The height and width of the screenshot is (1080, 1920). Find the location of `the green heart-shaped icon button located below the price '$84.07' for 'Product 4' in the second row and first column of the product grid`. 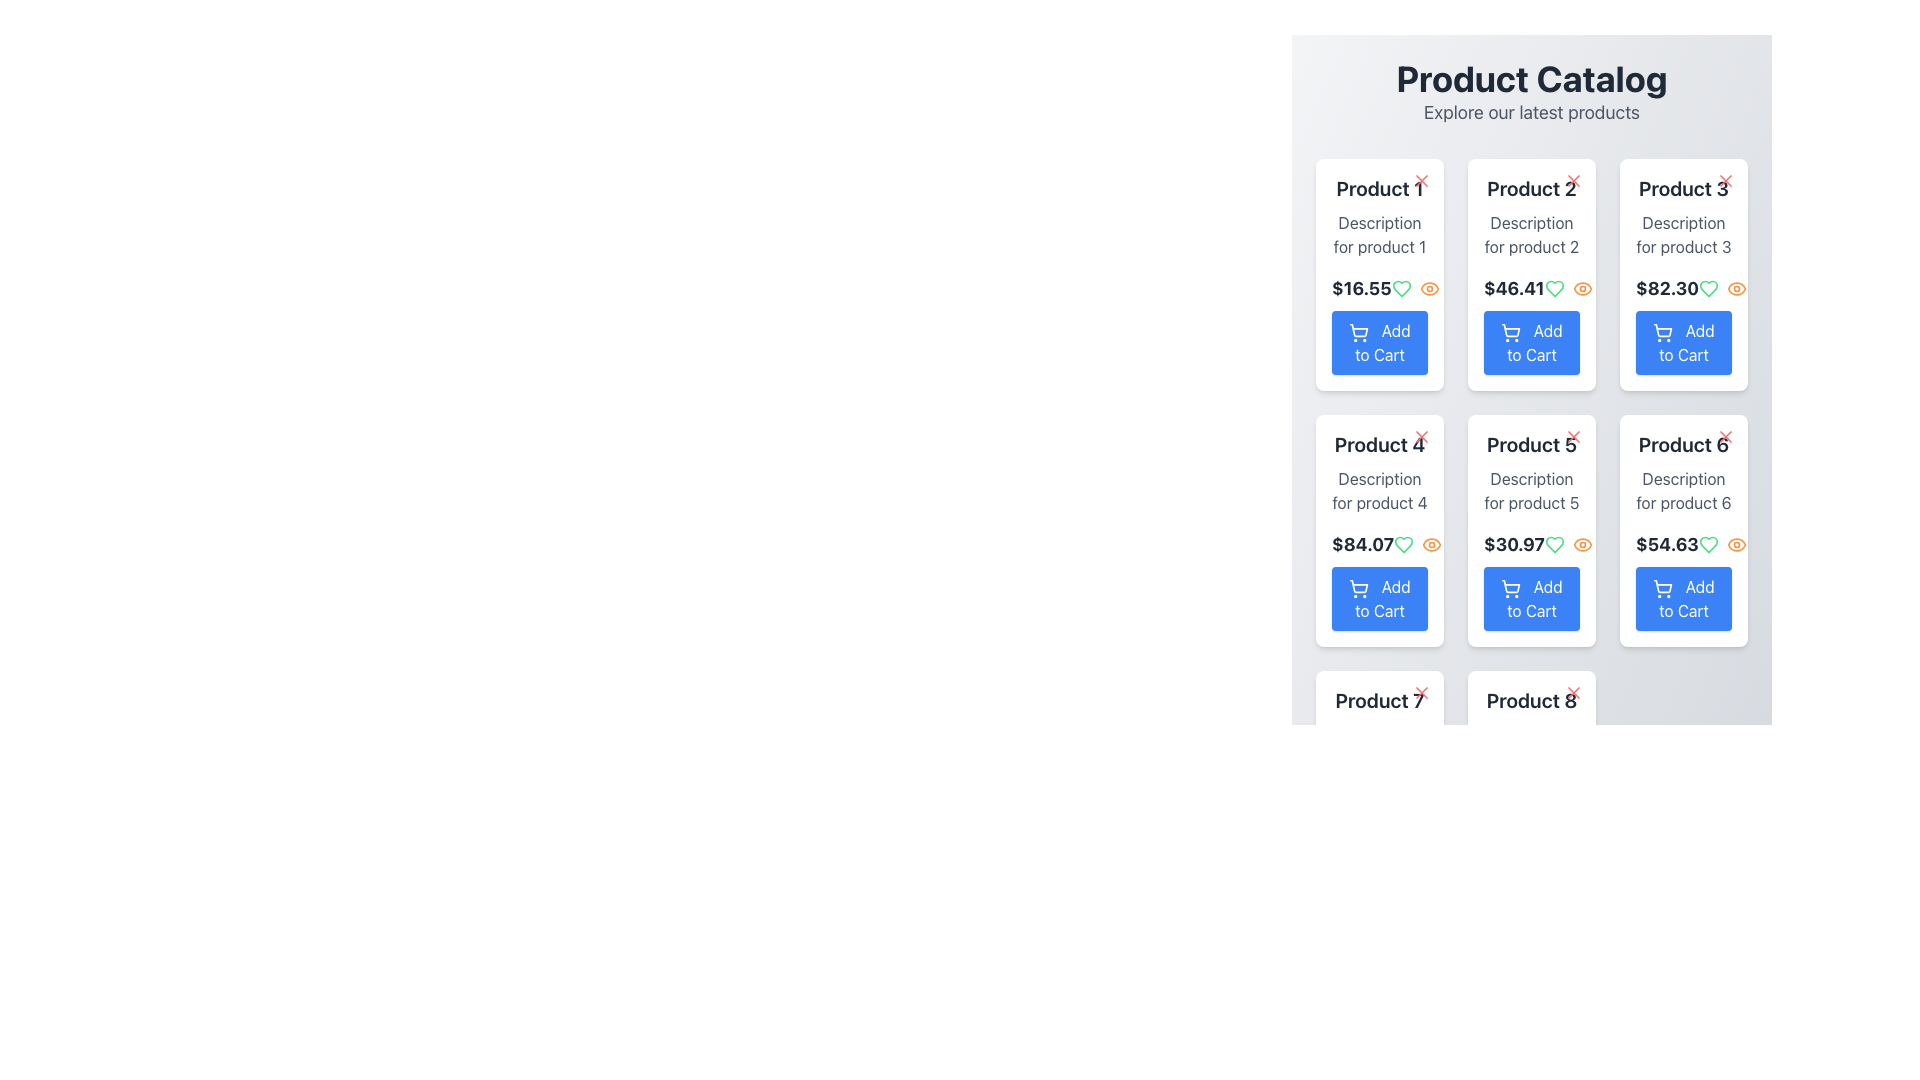

the green heart-shaped icon button located below the price '$84.07' for 'Product 4' in the second row and first column of the product grid is located at coordinates (1403, 544).